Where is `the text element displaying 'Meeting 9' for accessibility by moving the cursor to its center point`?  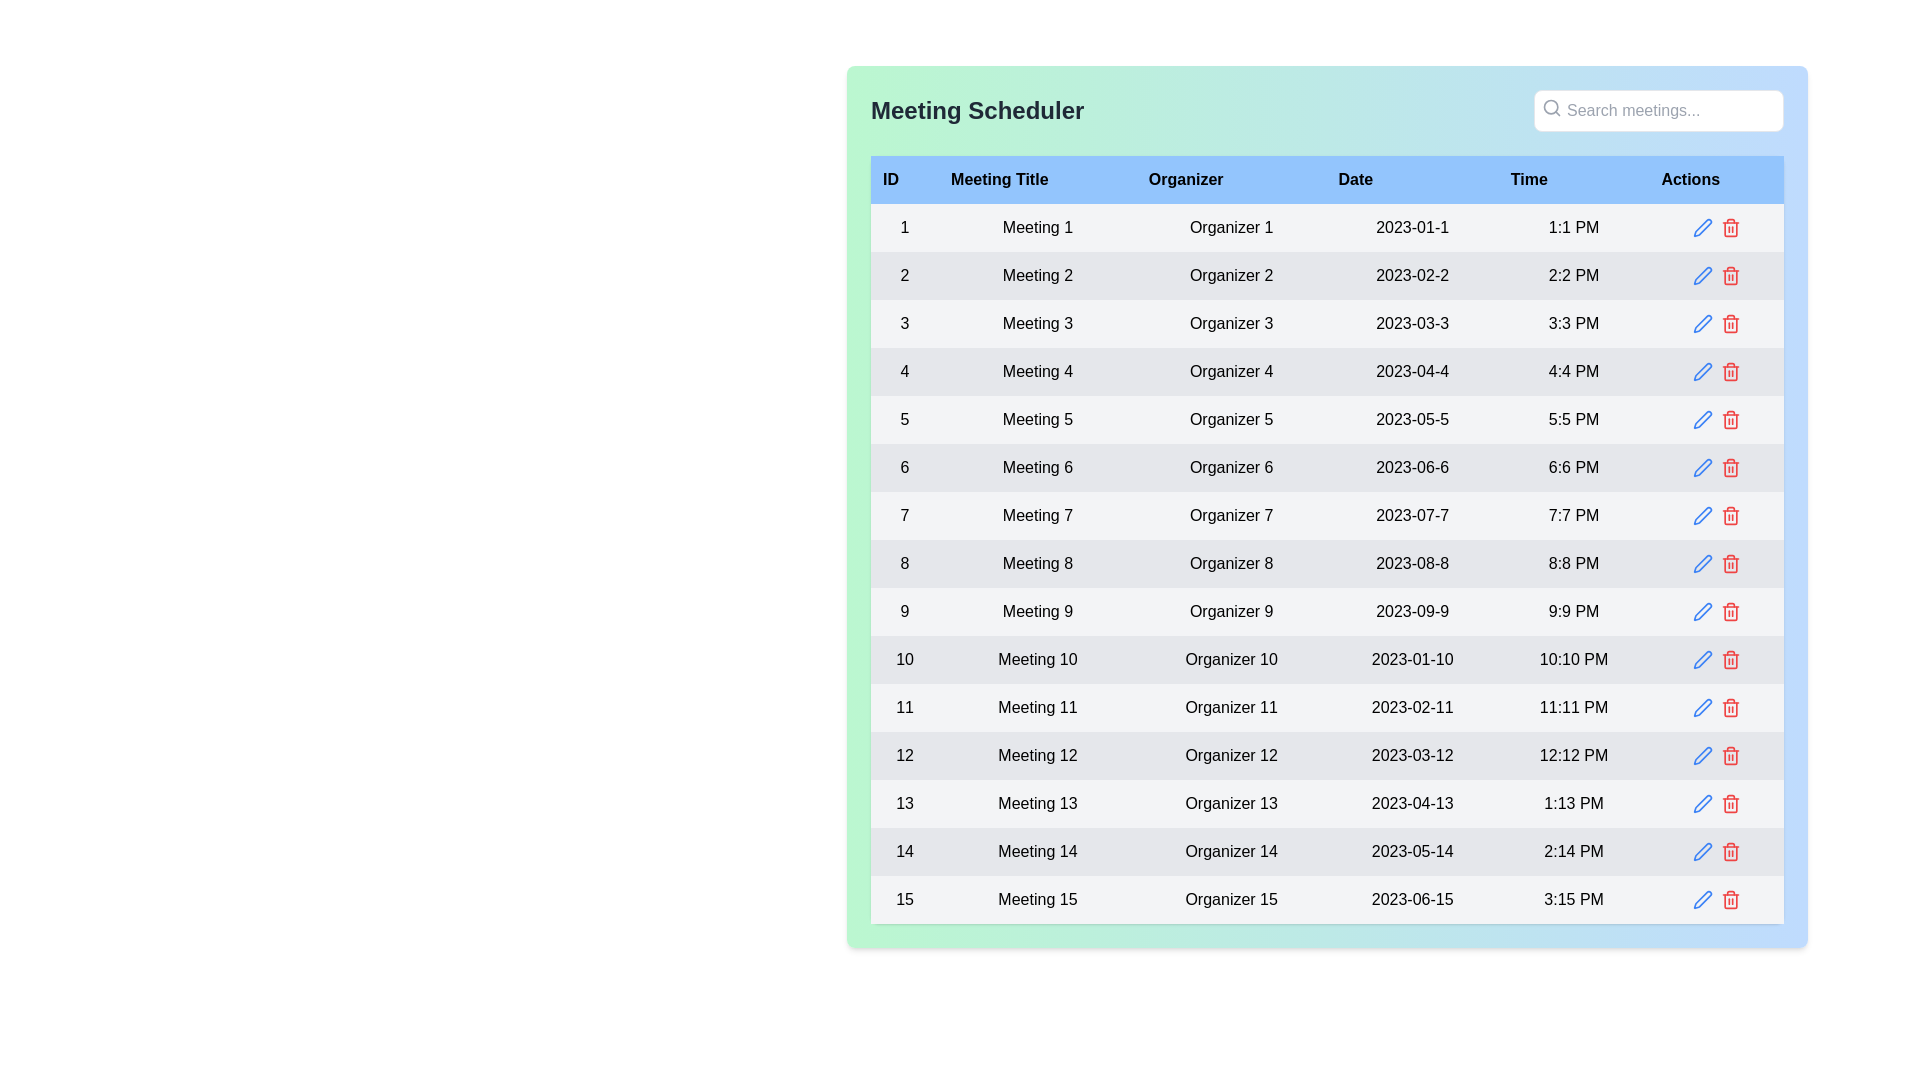 the text element displaying 'Meeting 9' for accessibility by moving the cursor to its center point is located at coordinates (1037, 611).